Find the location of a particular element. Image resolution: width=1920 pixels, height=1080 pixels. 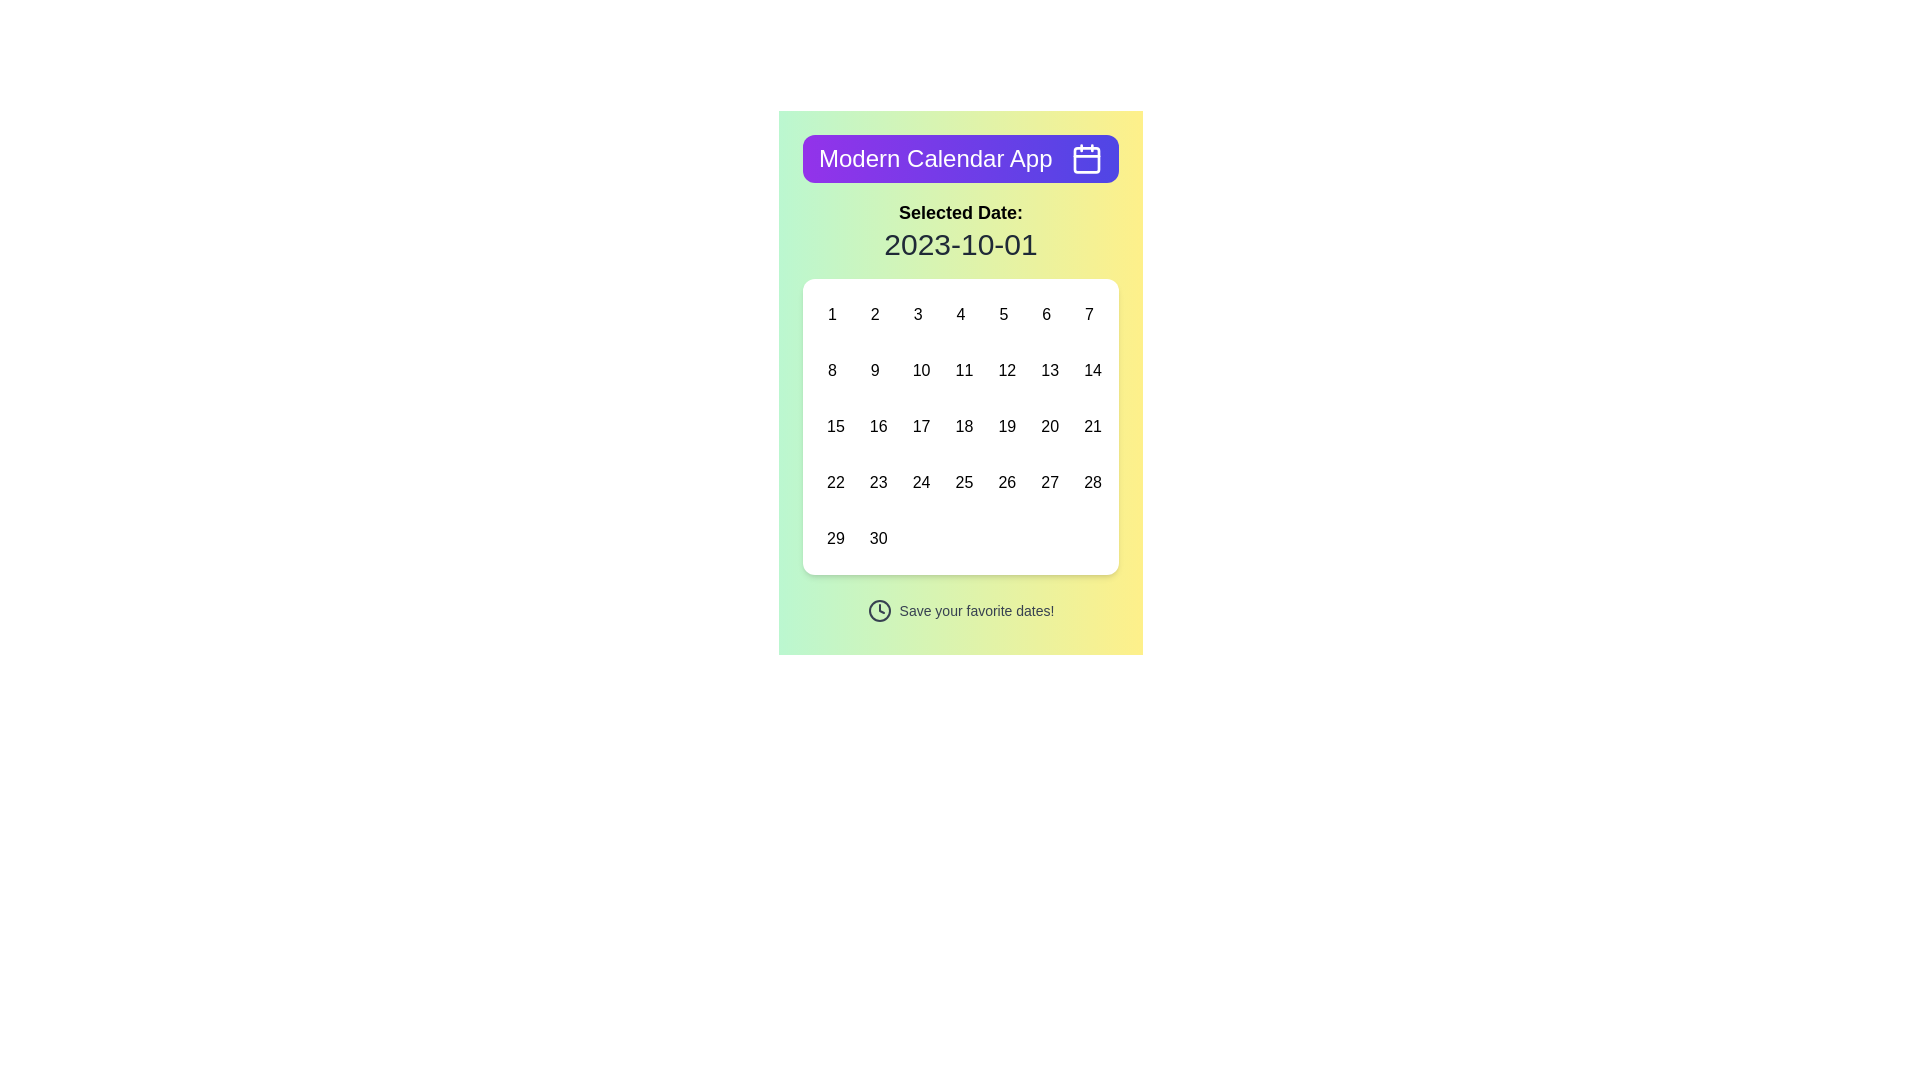

the button displaying the number '11' in the calendar layout is located at coordinates (960, 370).